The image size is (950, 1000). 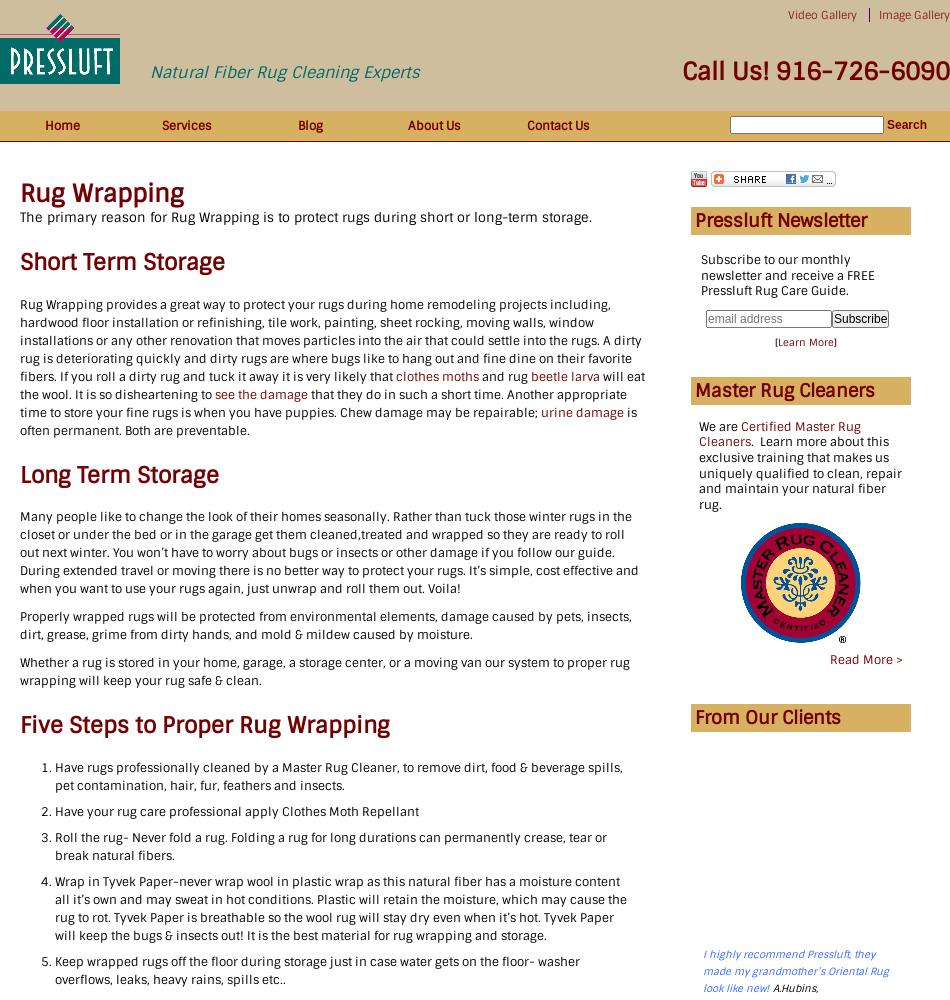 What do you see at coordinates (775, 340) in the screenshot?
I see `'['` at bounding box center [775, 340].